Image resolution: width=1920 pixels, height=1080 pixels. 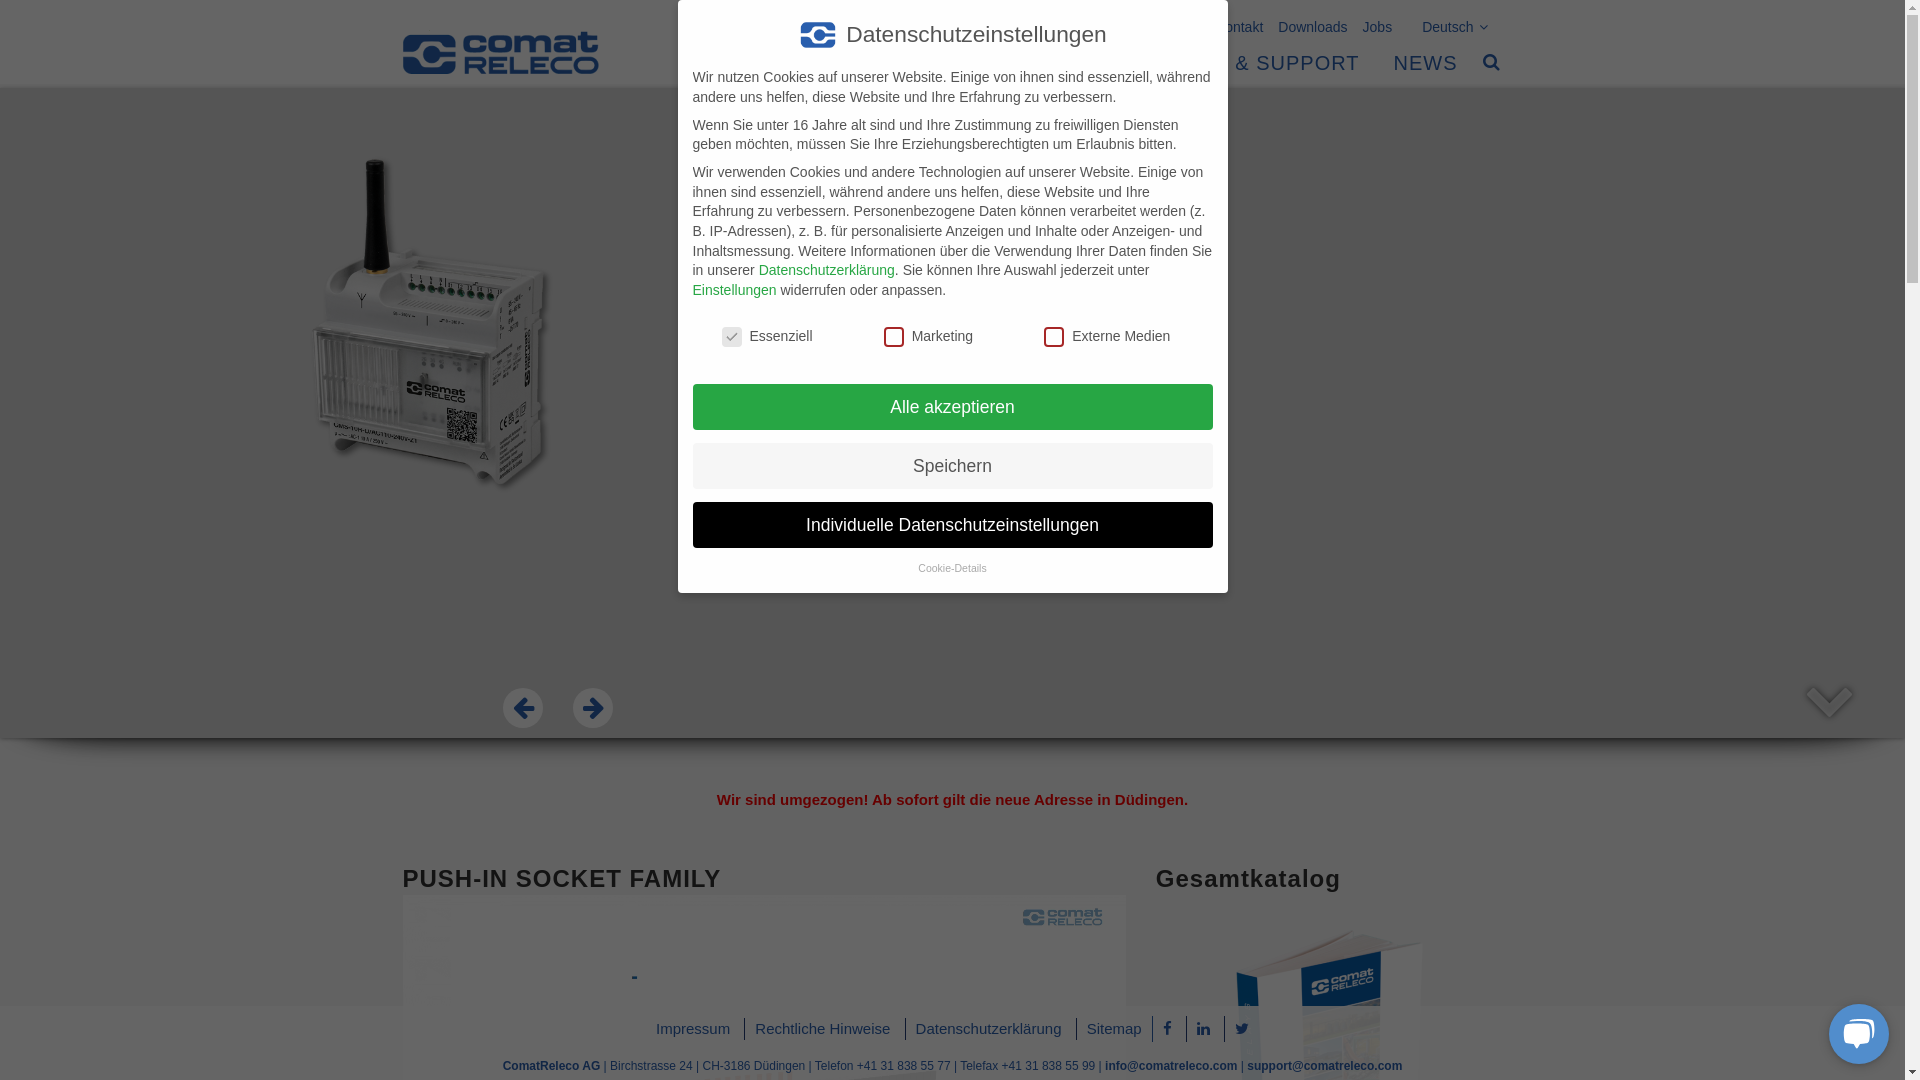 I want to click on 'Kontakt', so click(x=1231, y=22).